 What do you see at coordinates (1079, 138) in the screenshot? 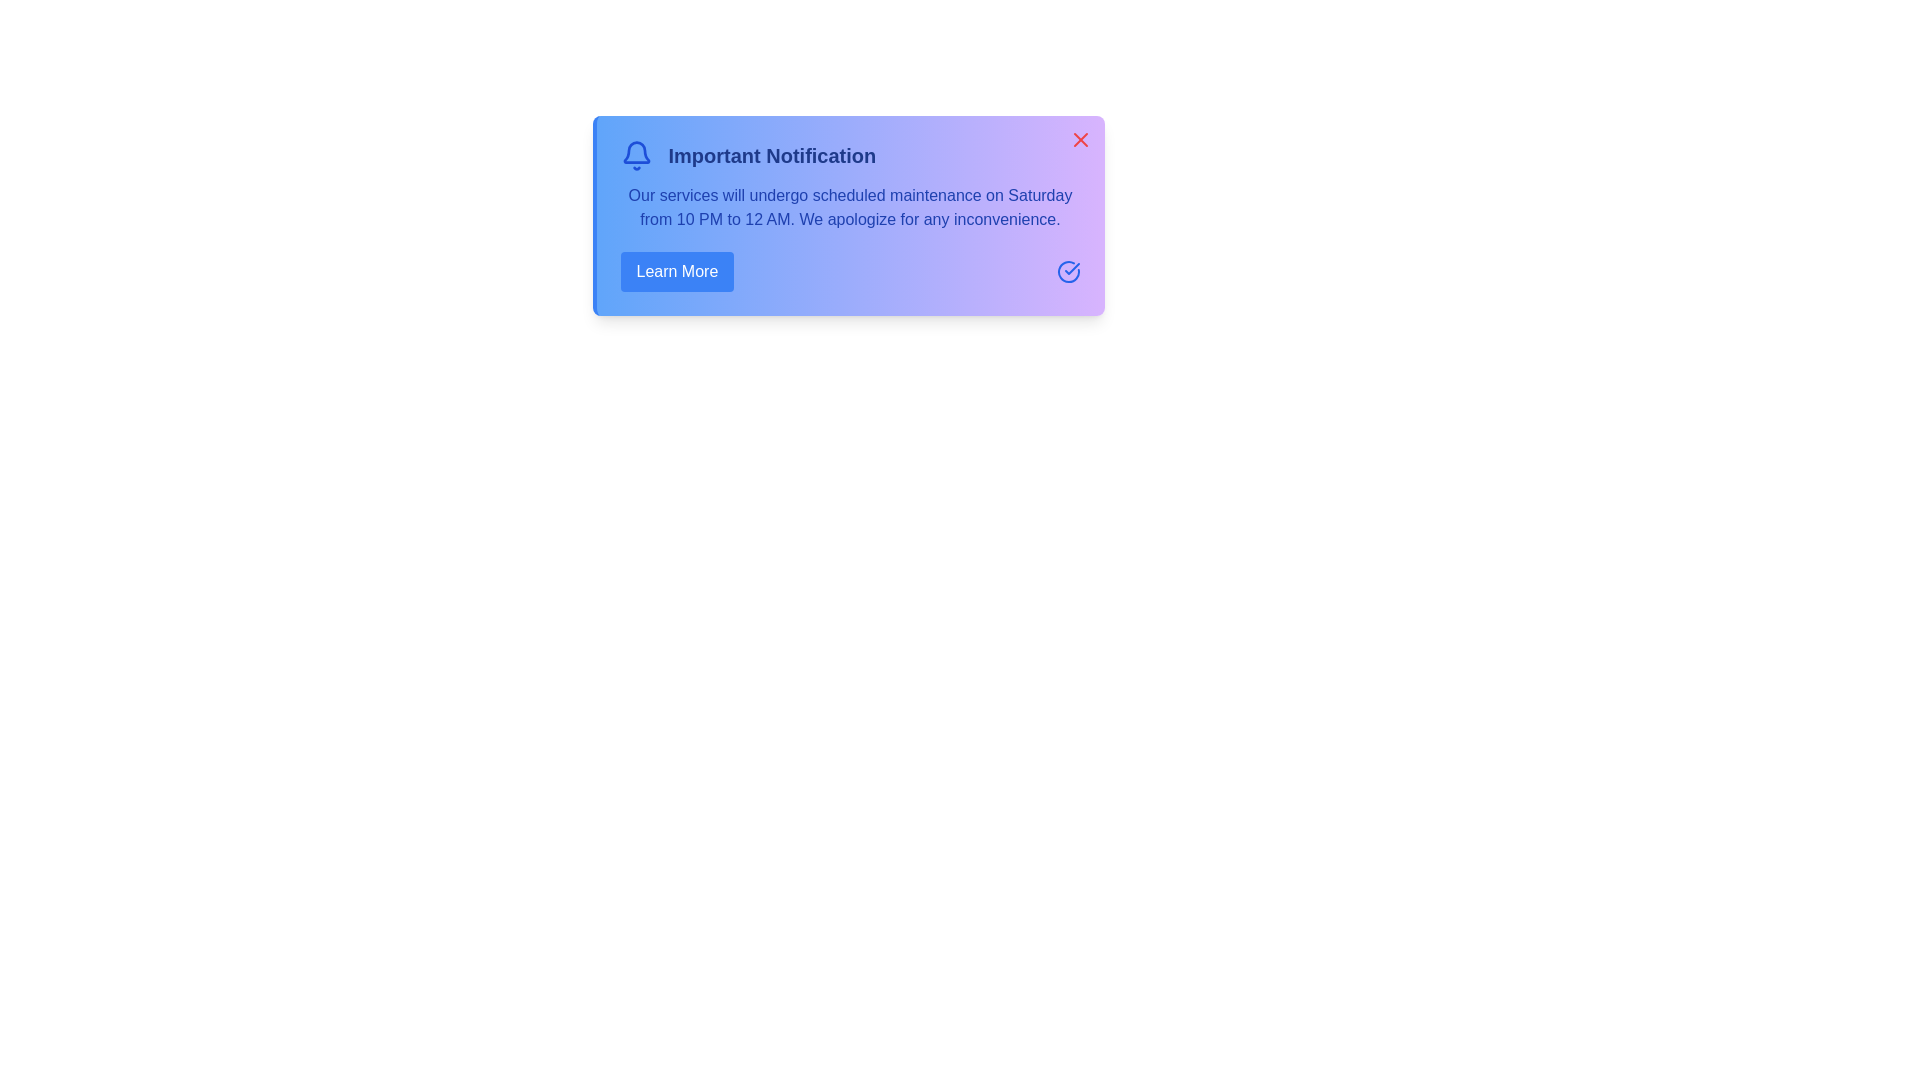
I see `close button located at the top-right corner of the alert to dismiss it` at bounding box center [1079, 138].